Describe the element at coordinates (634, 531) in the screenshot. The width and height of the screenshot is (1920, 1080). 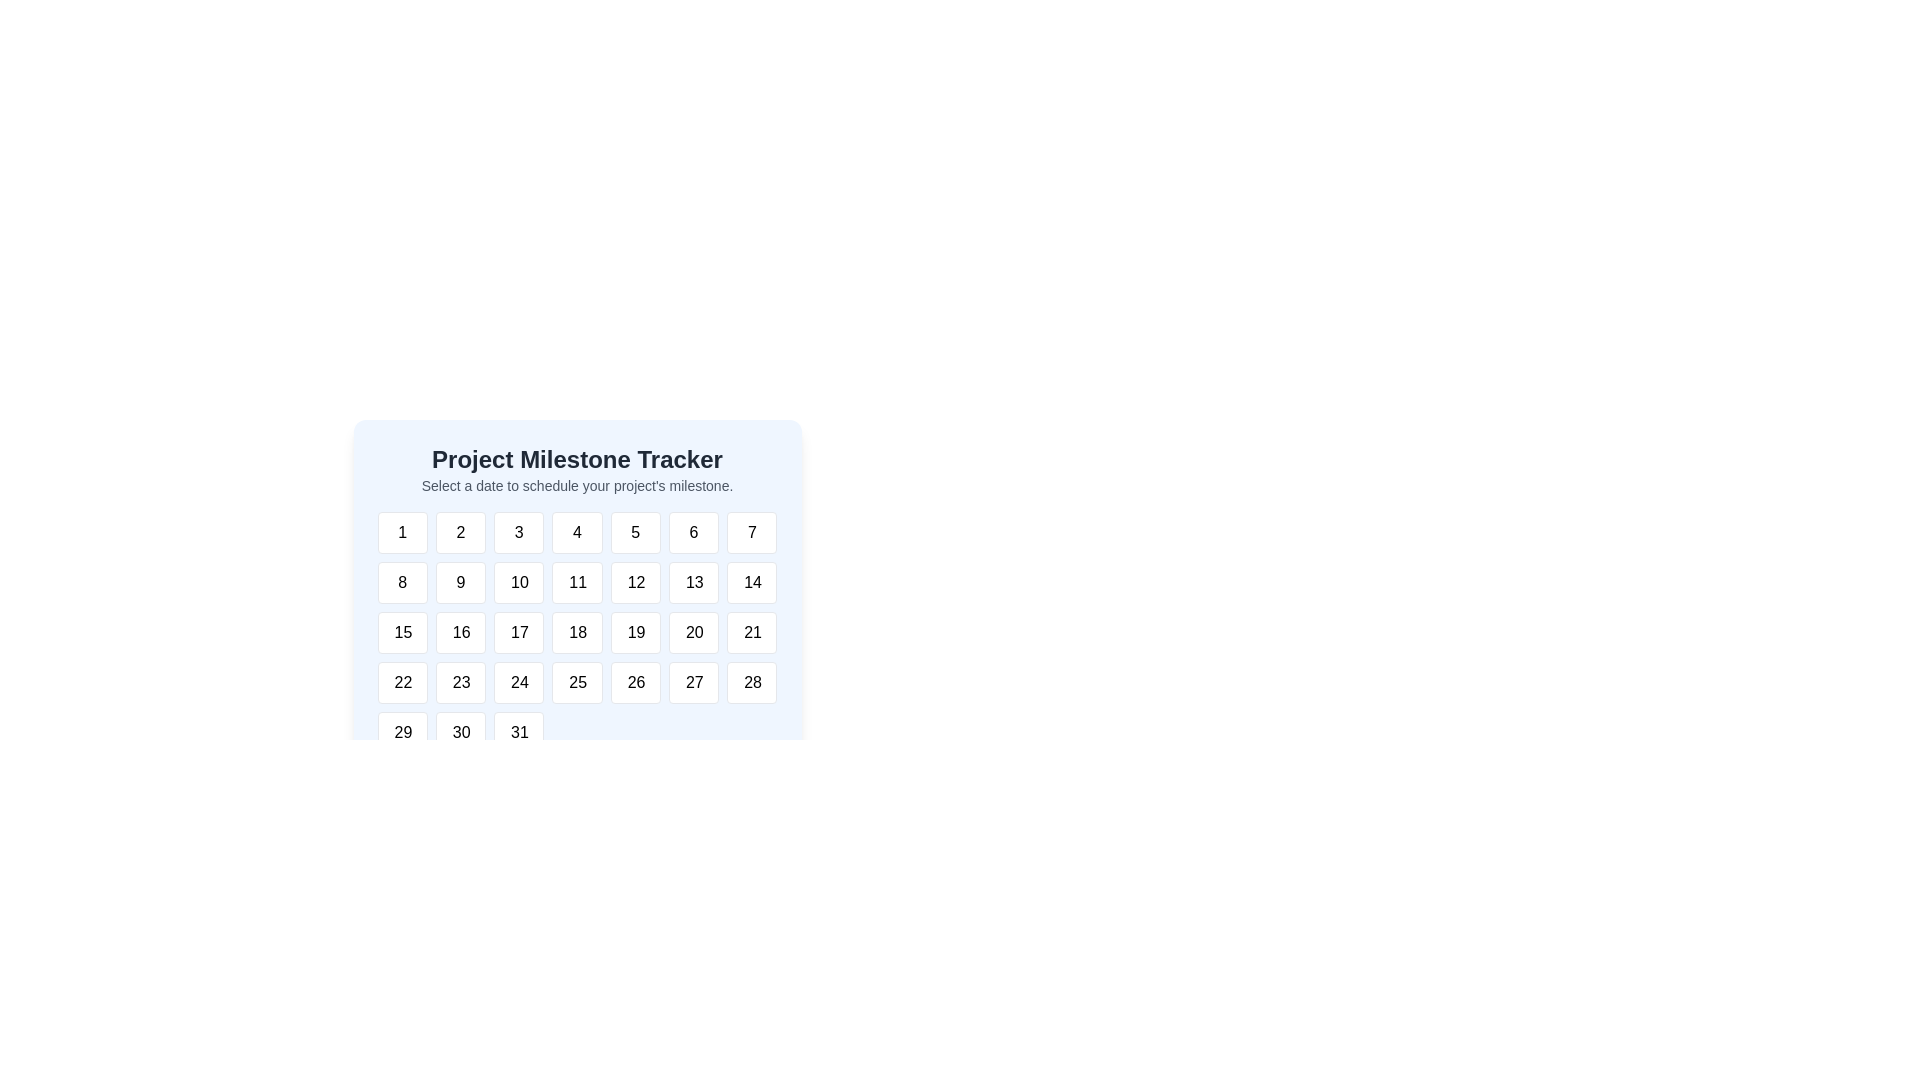
I see `the button representing the date '5' in the Project Milestone Tracker` at that location.